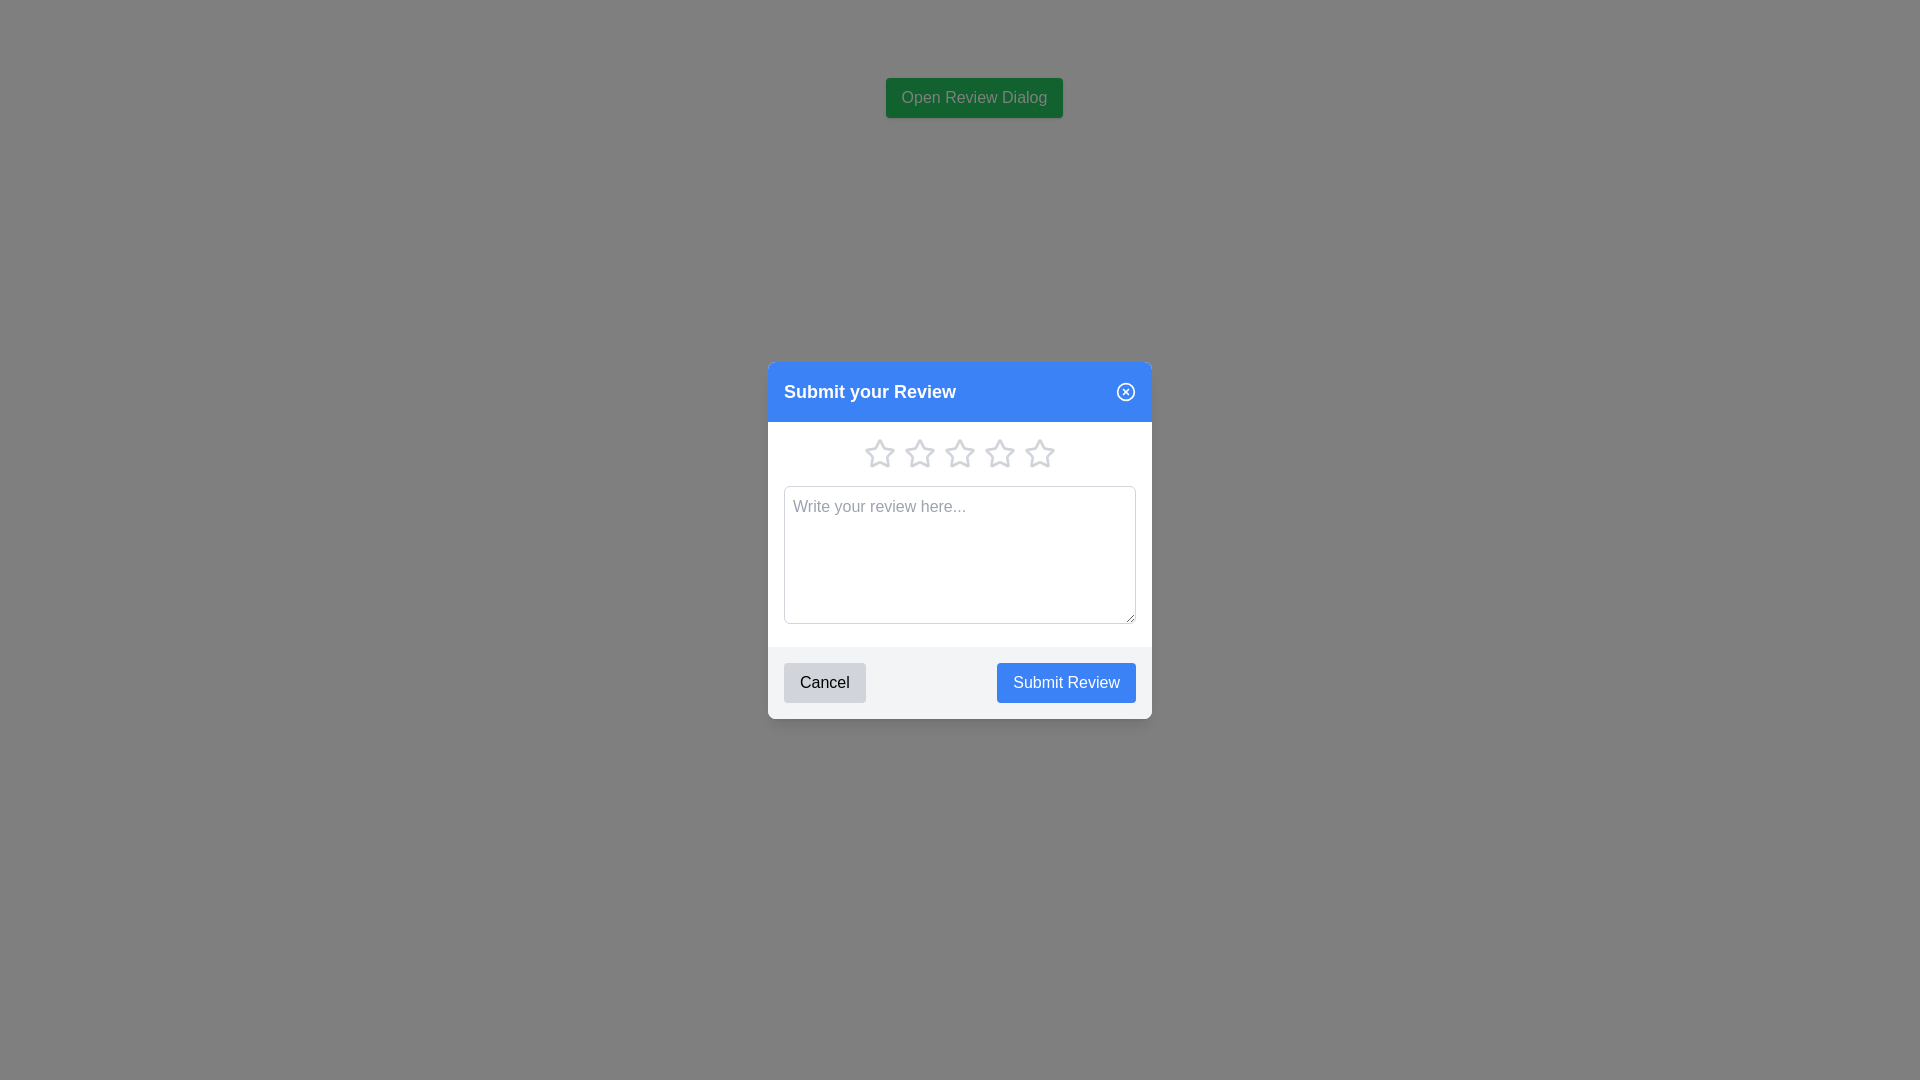  I want to click on the first rating star button in the review dialog to set a rating of one star, so click(879, 452).